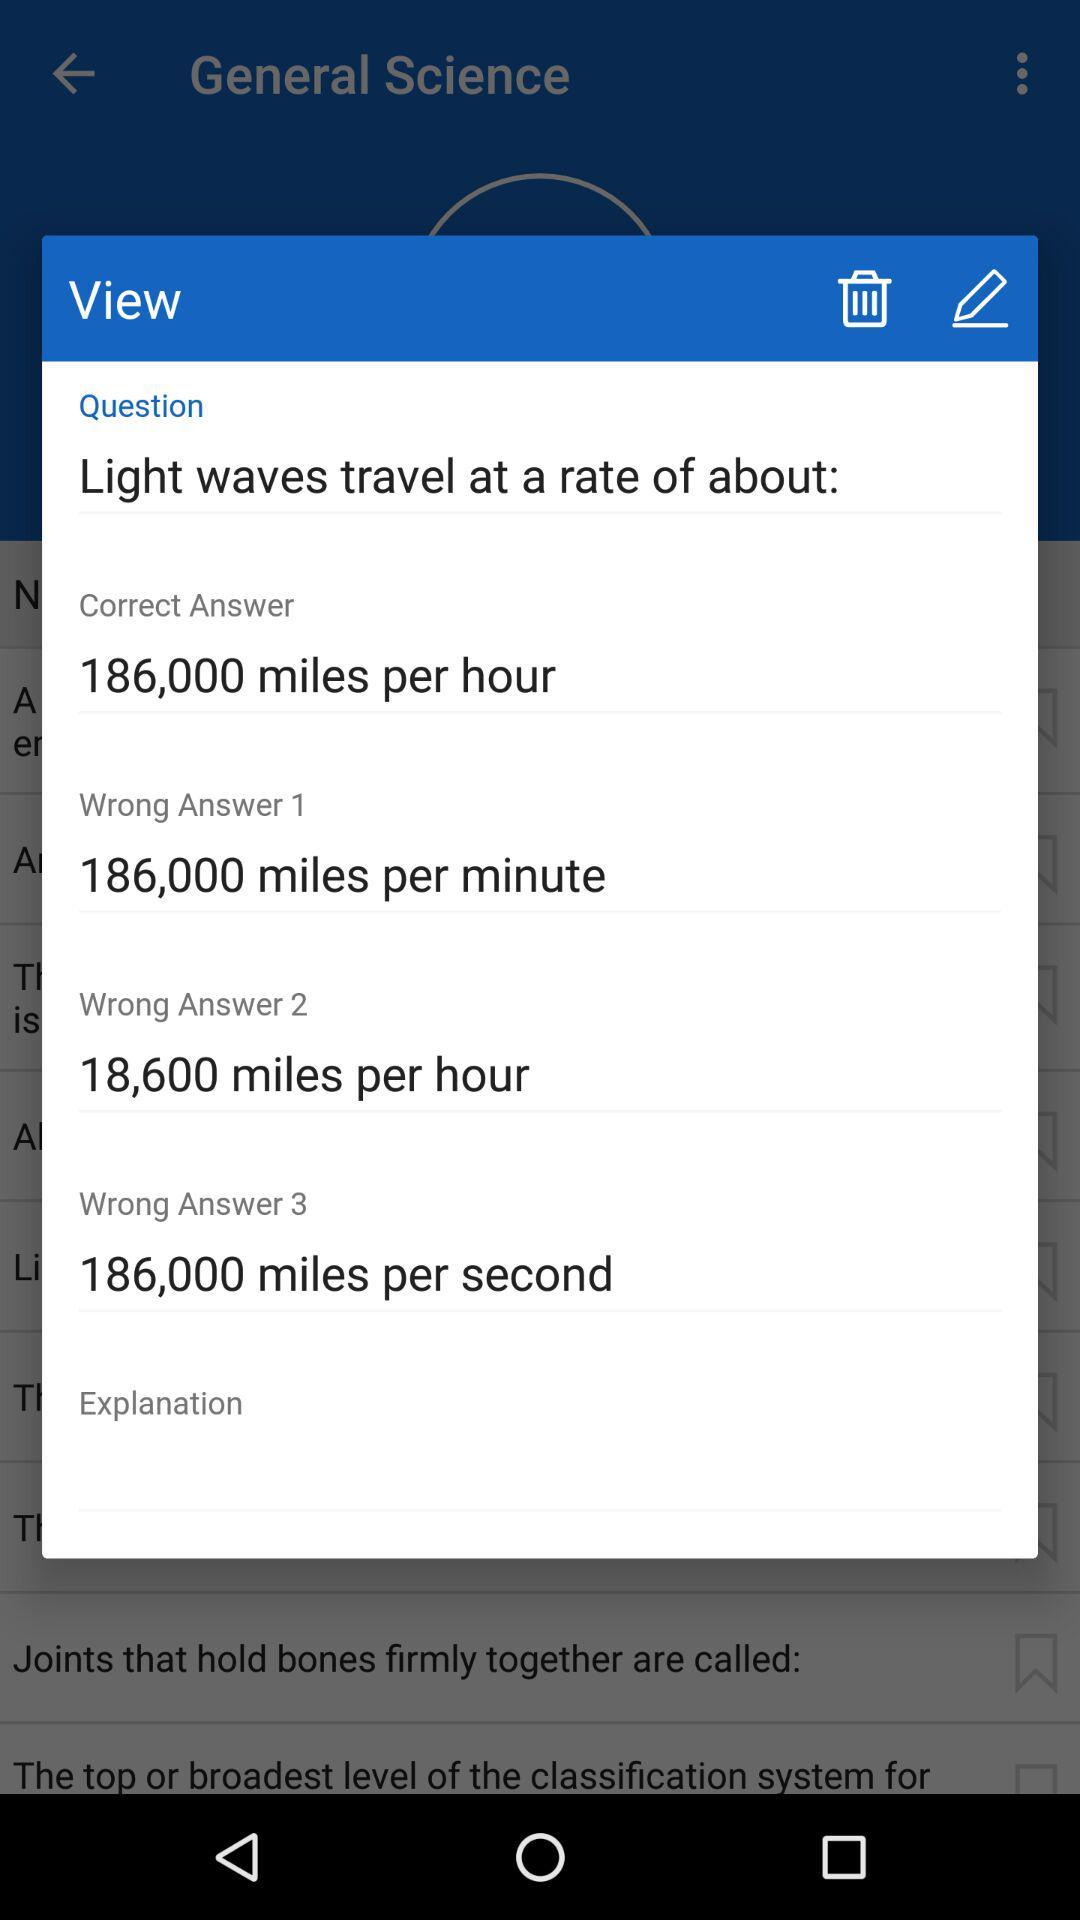  I want to click on the item above 186 000 miles icon, so click(540, 474).